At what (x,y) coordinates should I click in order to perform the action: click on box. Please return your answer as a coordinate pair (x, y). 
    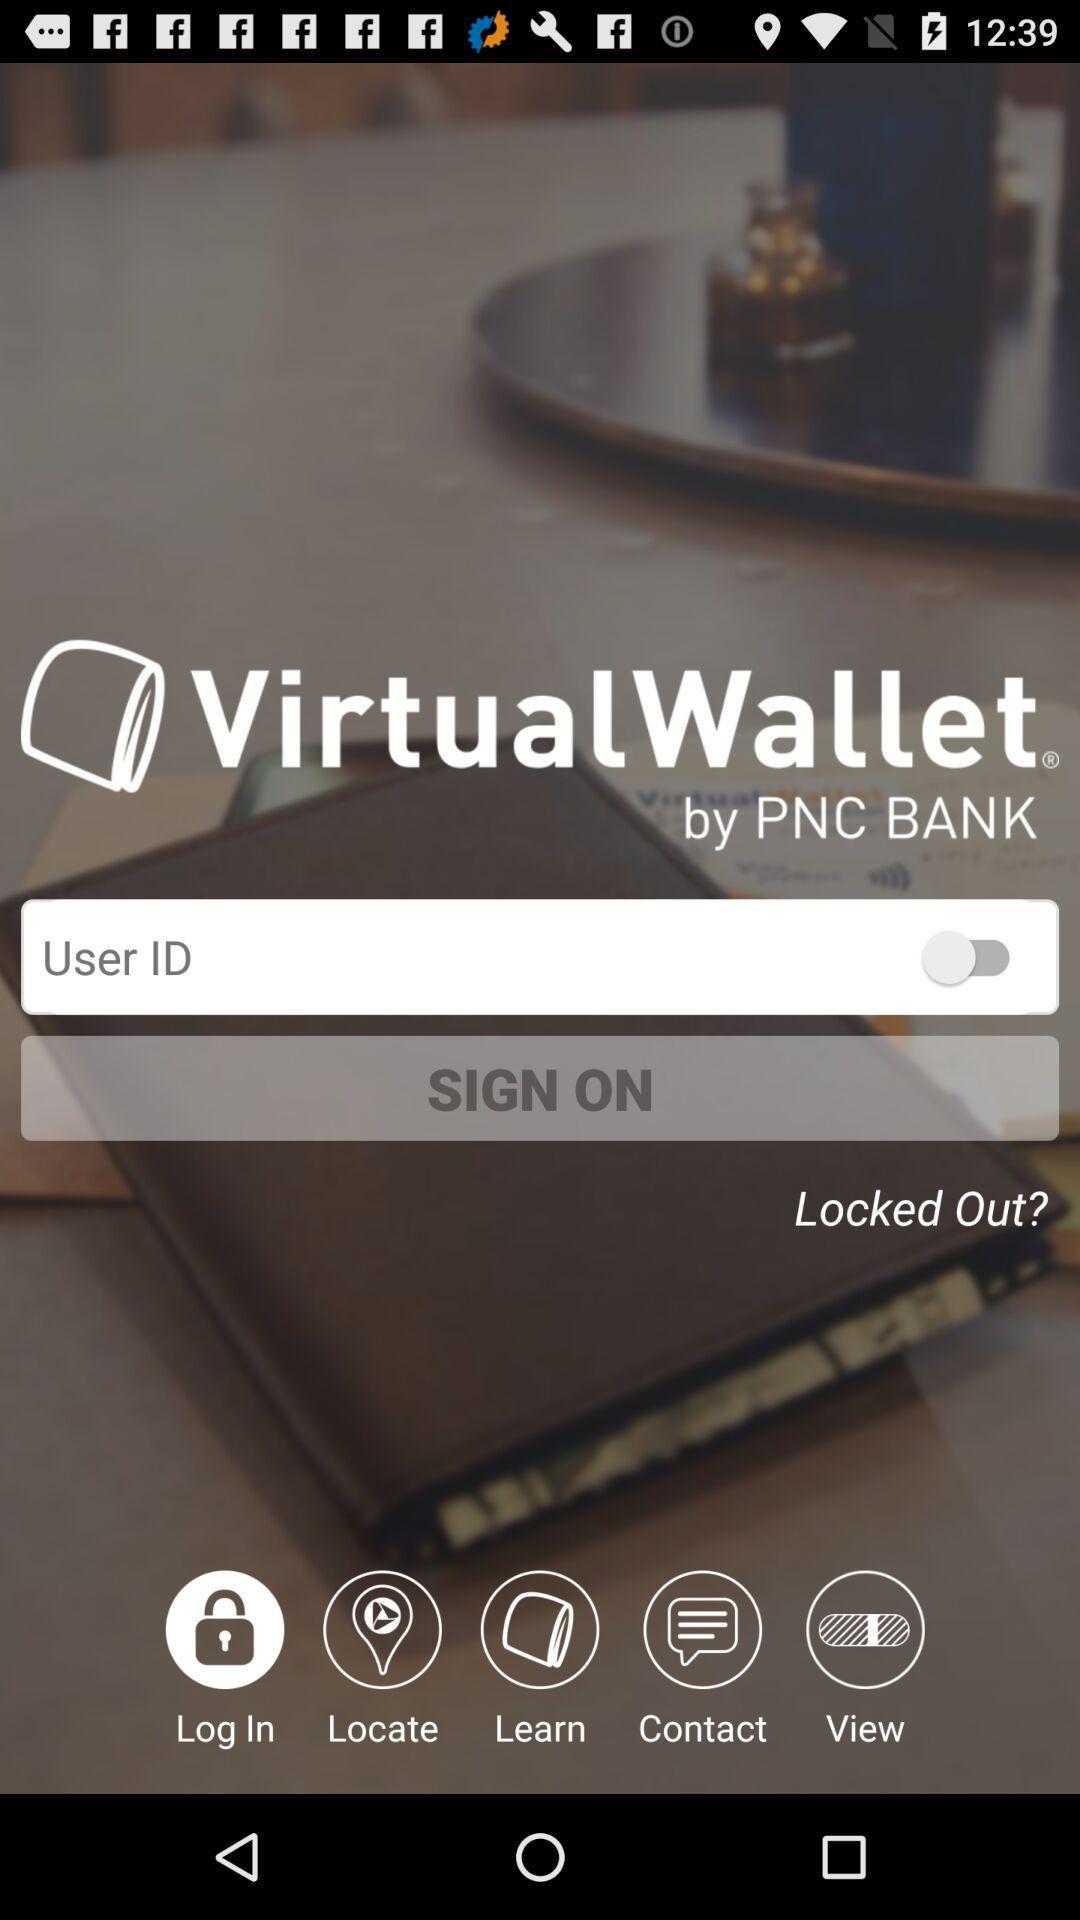
    Looking at the image, I should click on (540, 955).